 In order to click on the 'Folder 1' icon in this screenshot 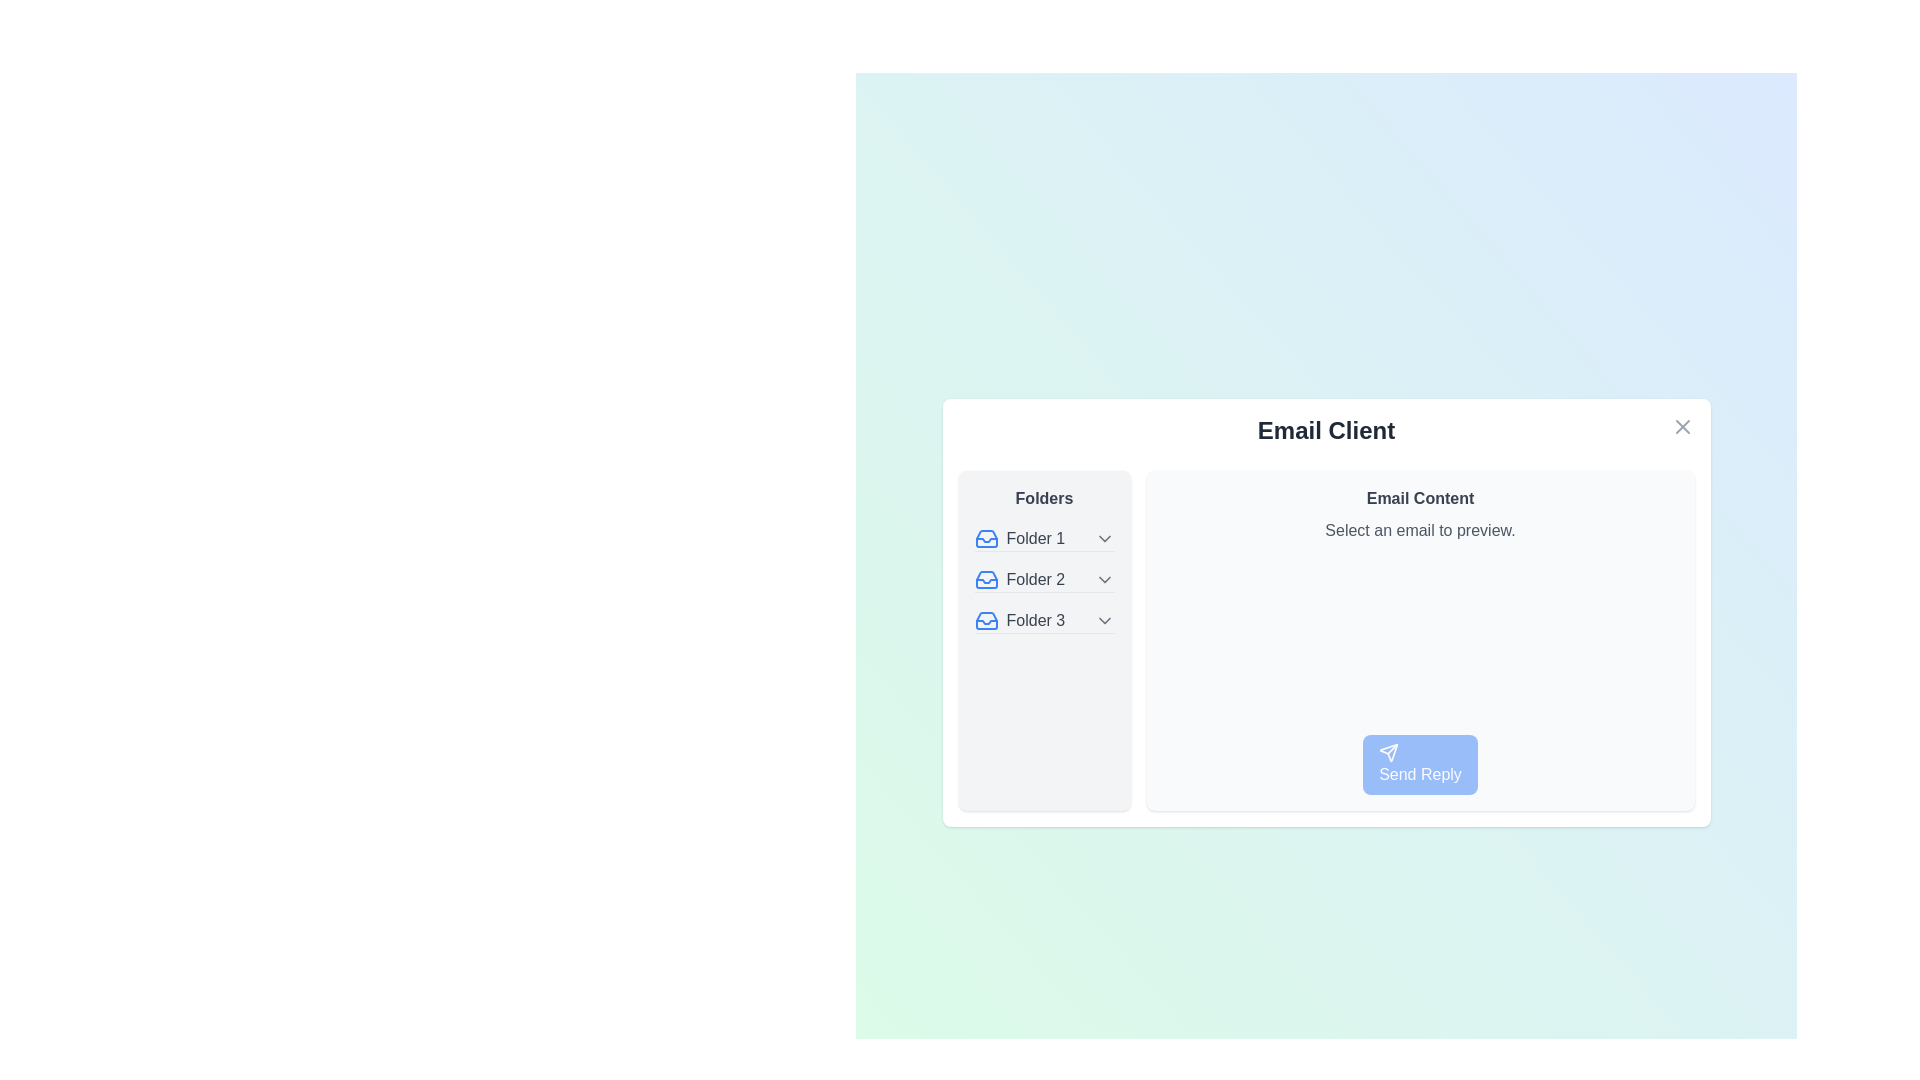, I will do `click(986, 538)`.